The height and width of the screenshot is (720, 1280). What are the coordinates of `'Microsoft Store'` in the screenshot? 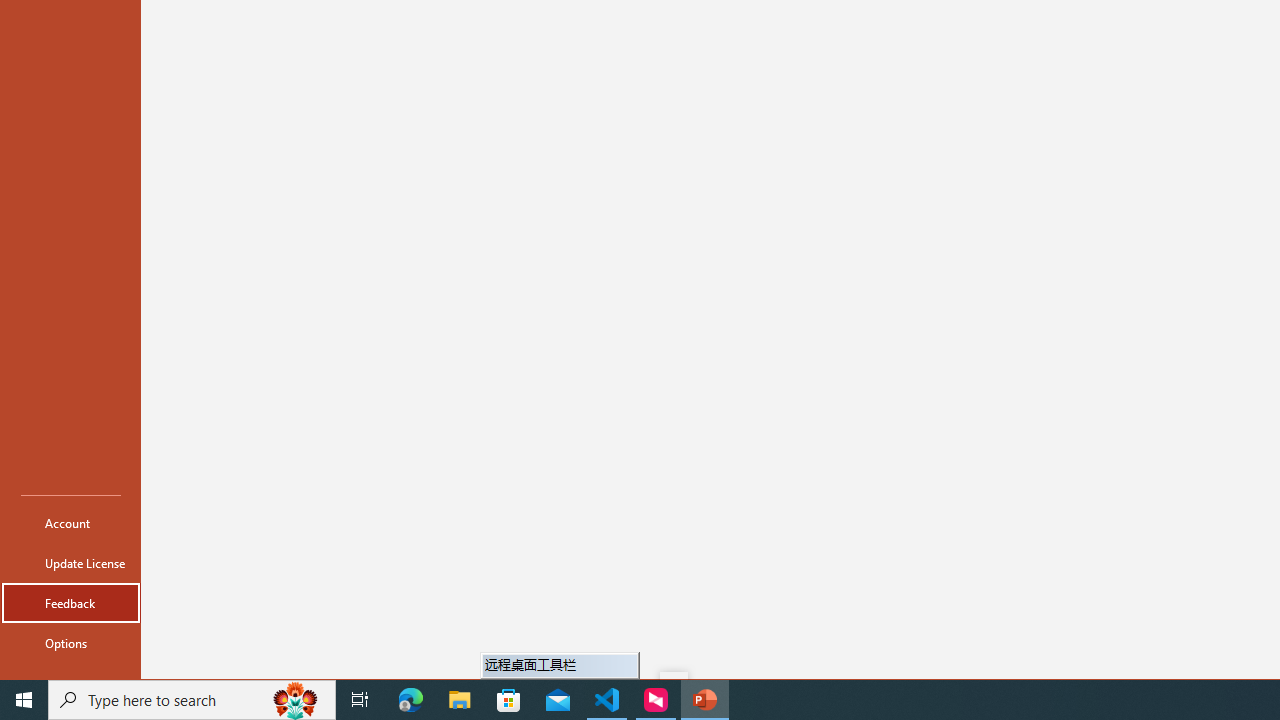 It's located at (509, 698).